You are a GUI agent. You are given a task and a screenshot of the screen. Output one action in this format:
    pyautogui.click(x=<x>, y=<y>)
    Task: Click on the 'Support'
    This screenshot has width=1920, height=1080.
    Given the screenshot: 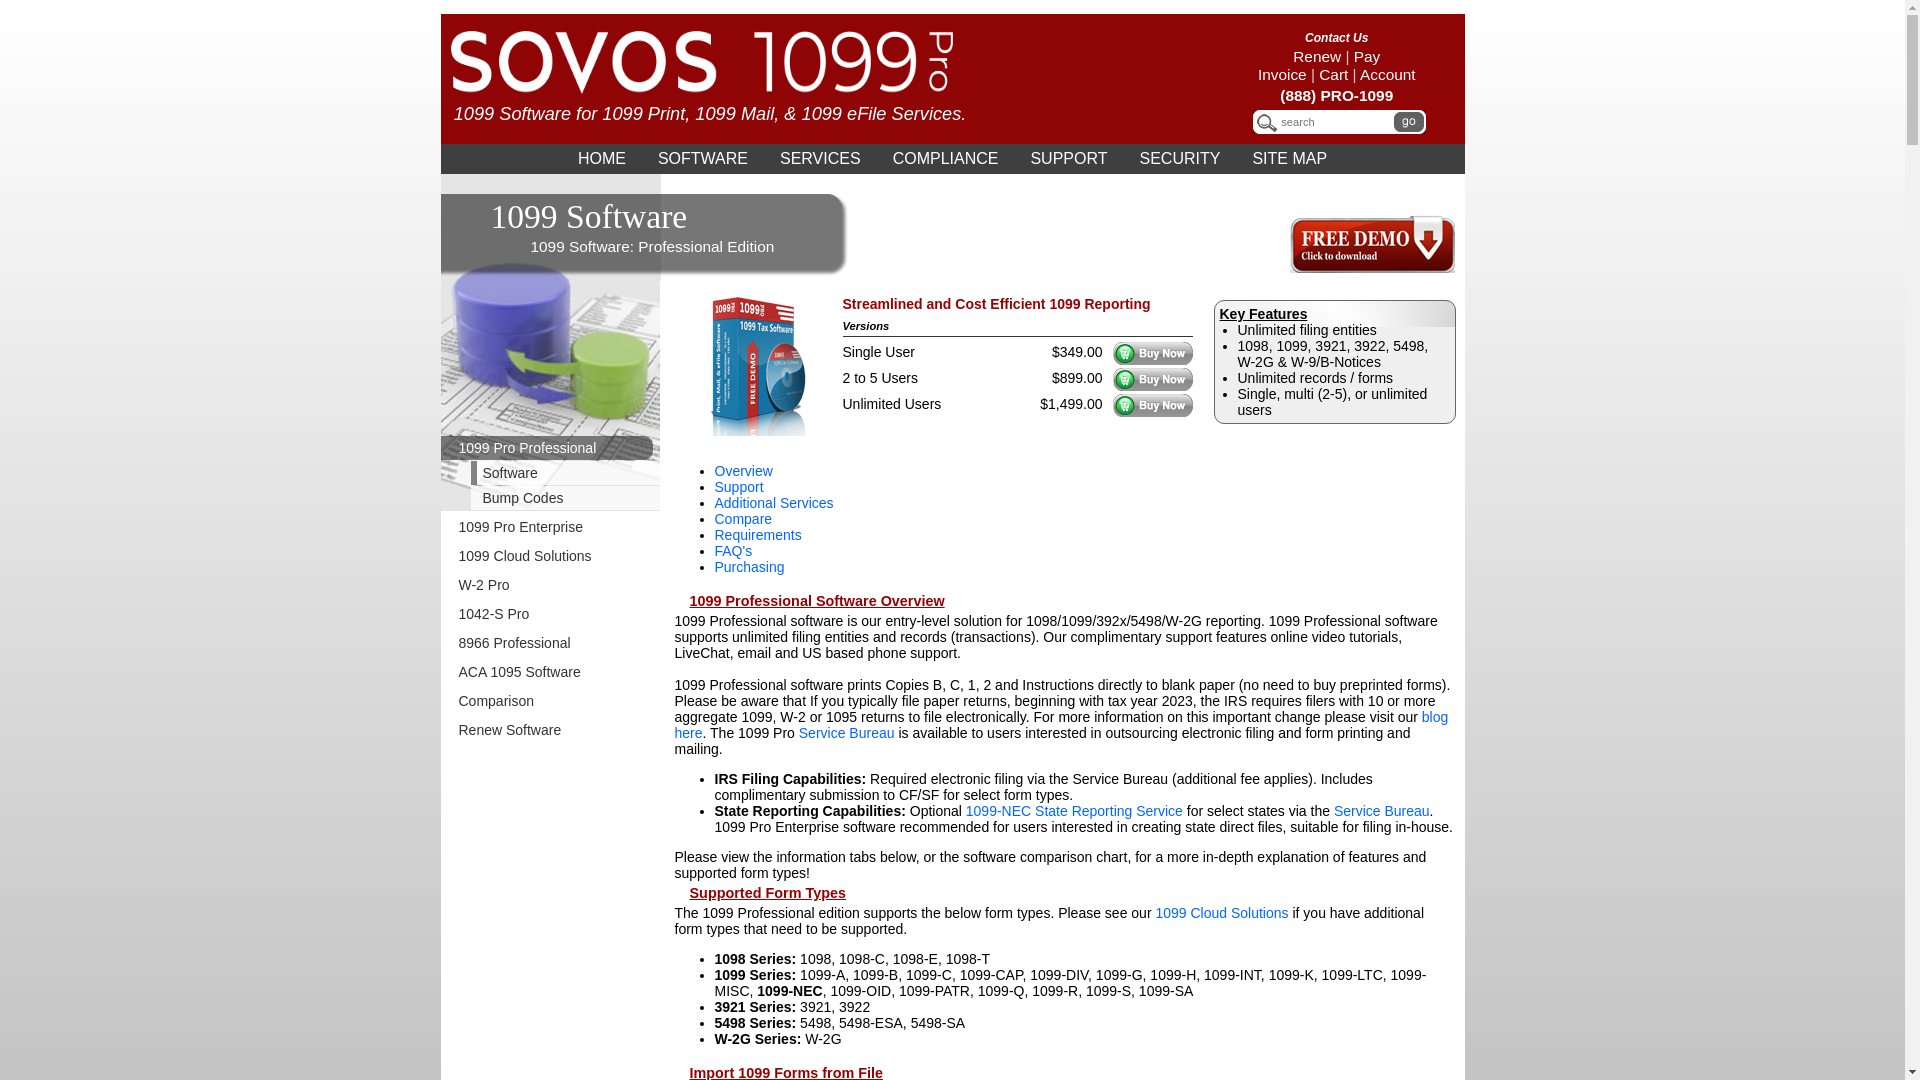 What is the action you would take?
    pyautogui.click(x=737, y=486)
    